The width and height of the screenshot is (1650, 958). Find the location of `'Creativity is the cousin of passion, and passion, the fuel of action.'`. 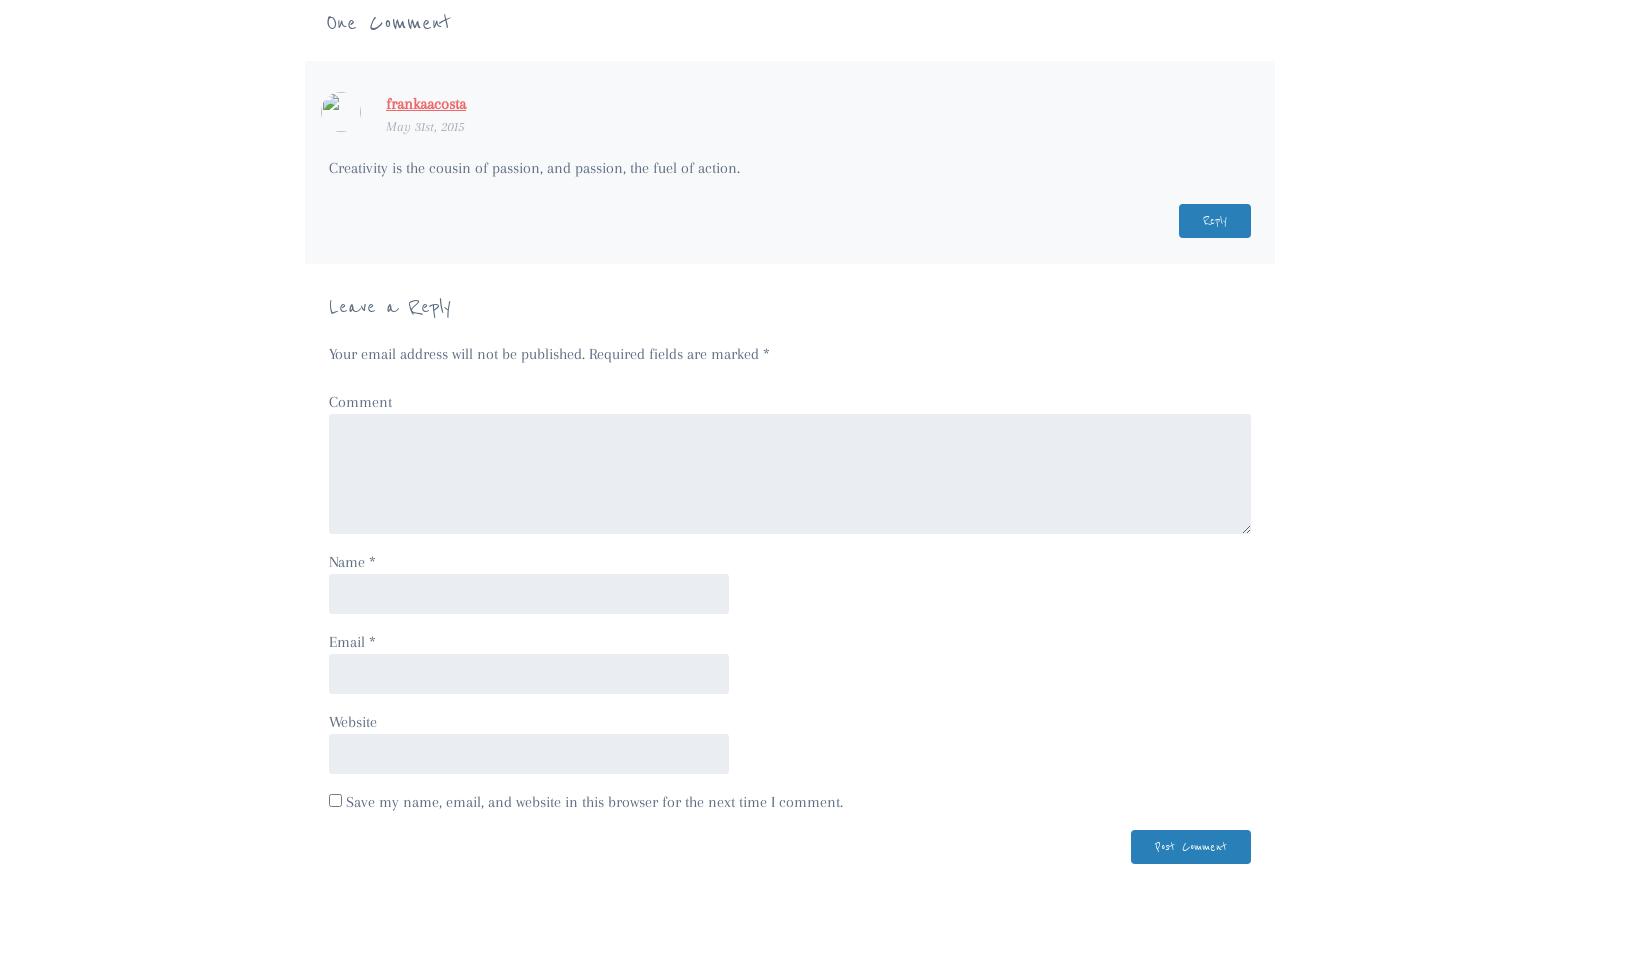

'Creativity is the cousin of passion, and passion, the fuel of action.' is located at coordinates (533, 167).